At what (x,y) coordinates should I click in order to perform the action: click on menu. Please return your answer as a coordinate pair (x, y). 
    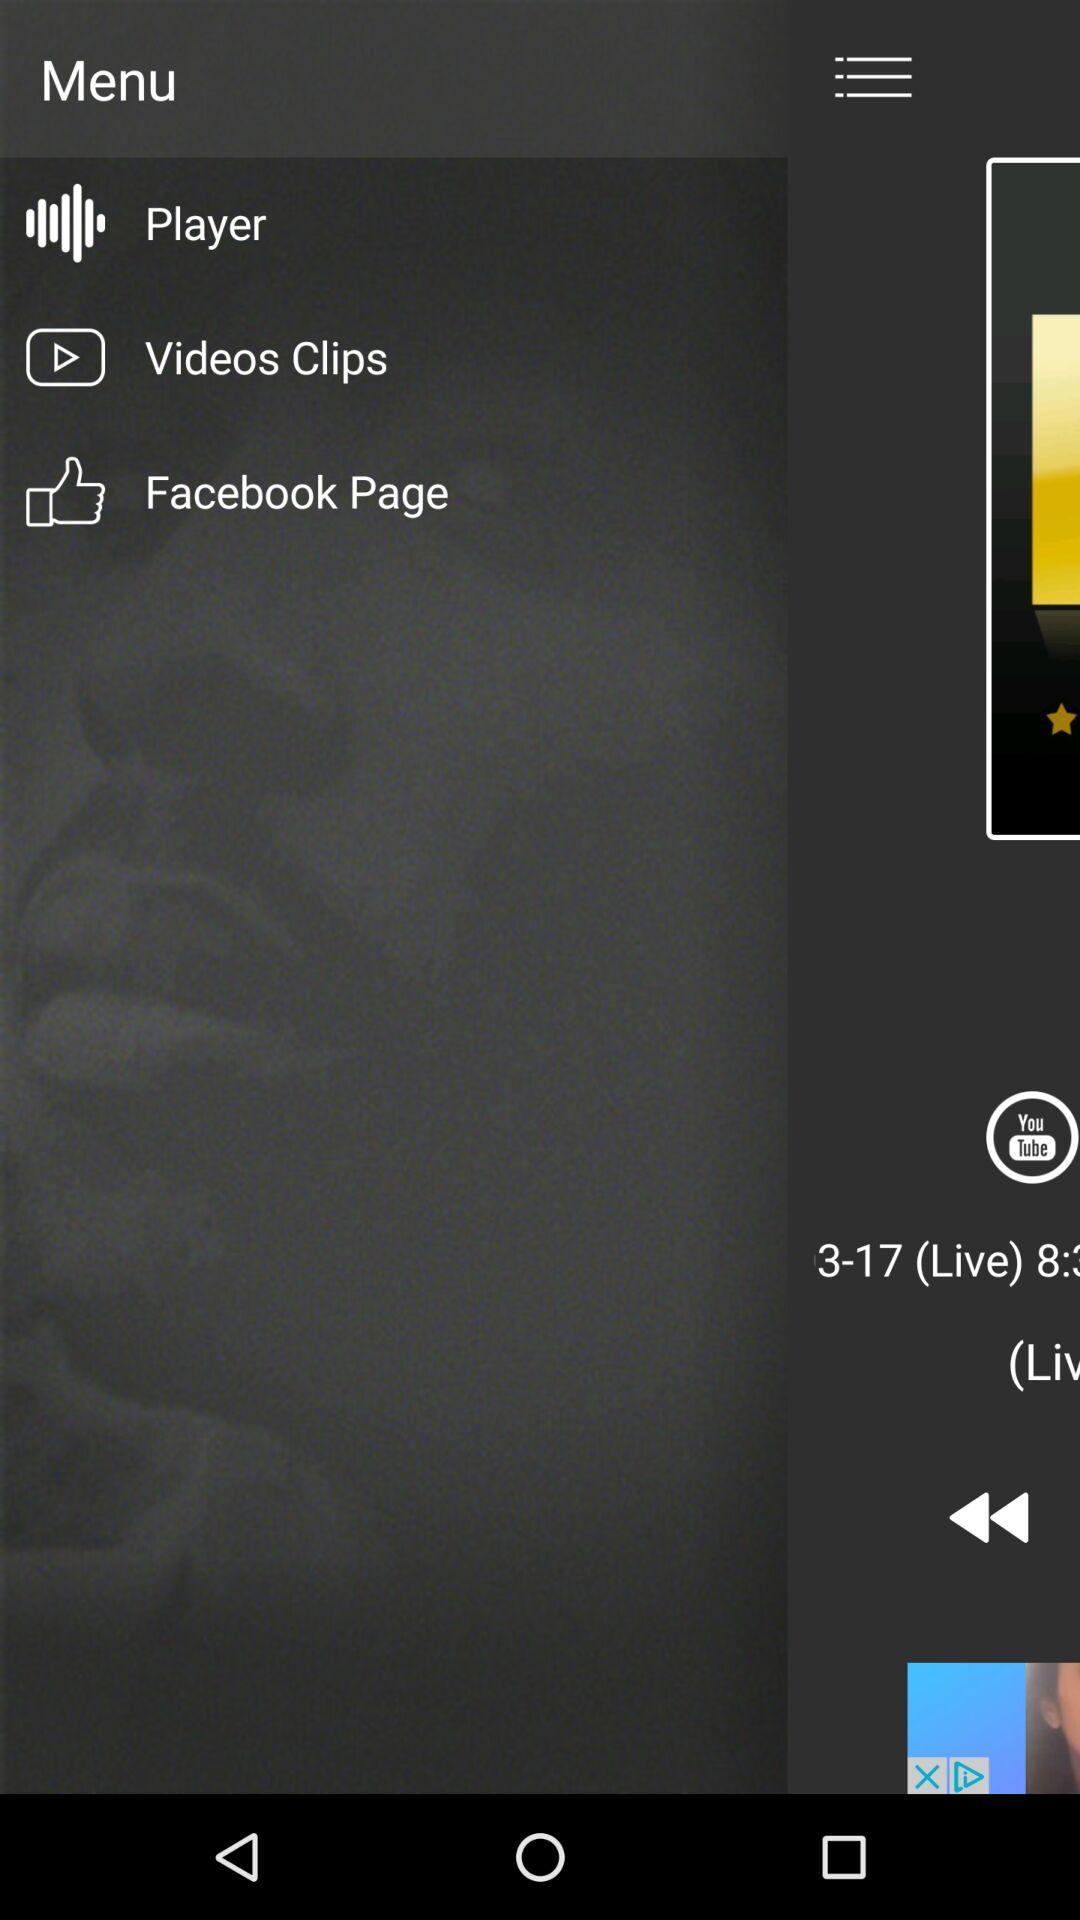
    Looking at the image, I should click on (872, 78).